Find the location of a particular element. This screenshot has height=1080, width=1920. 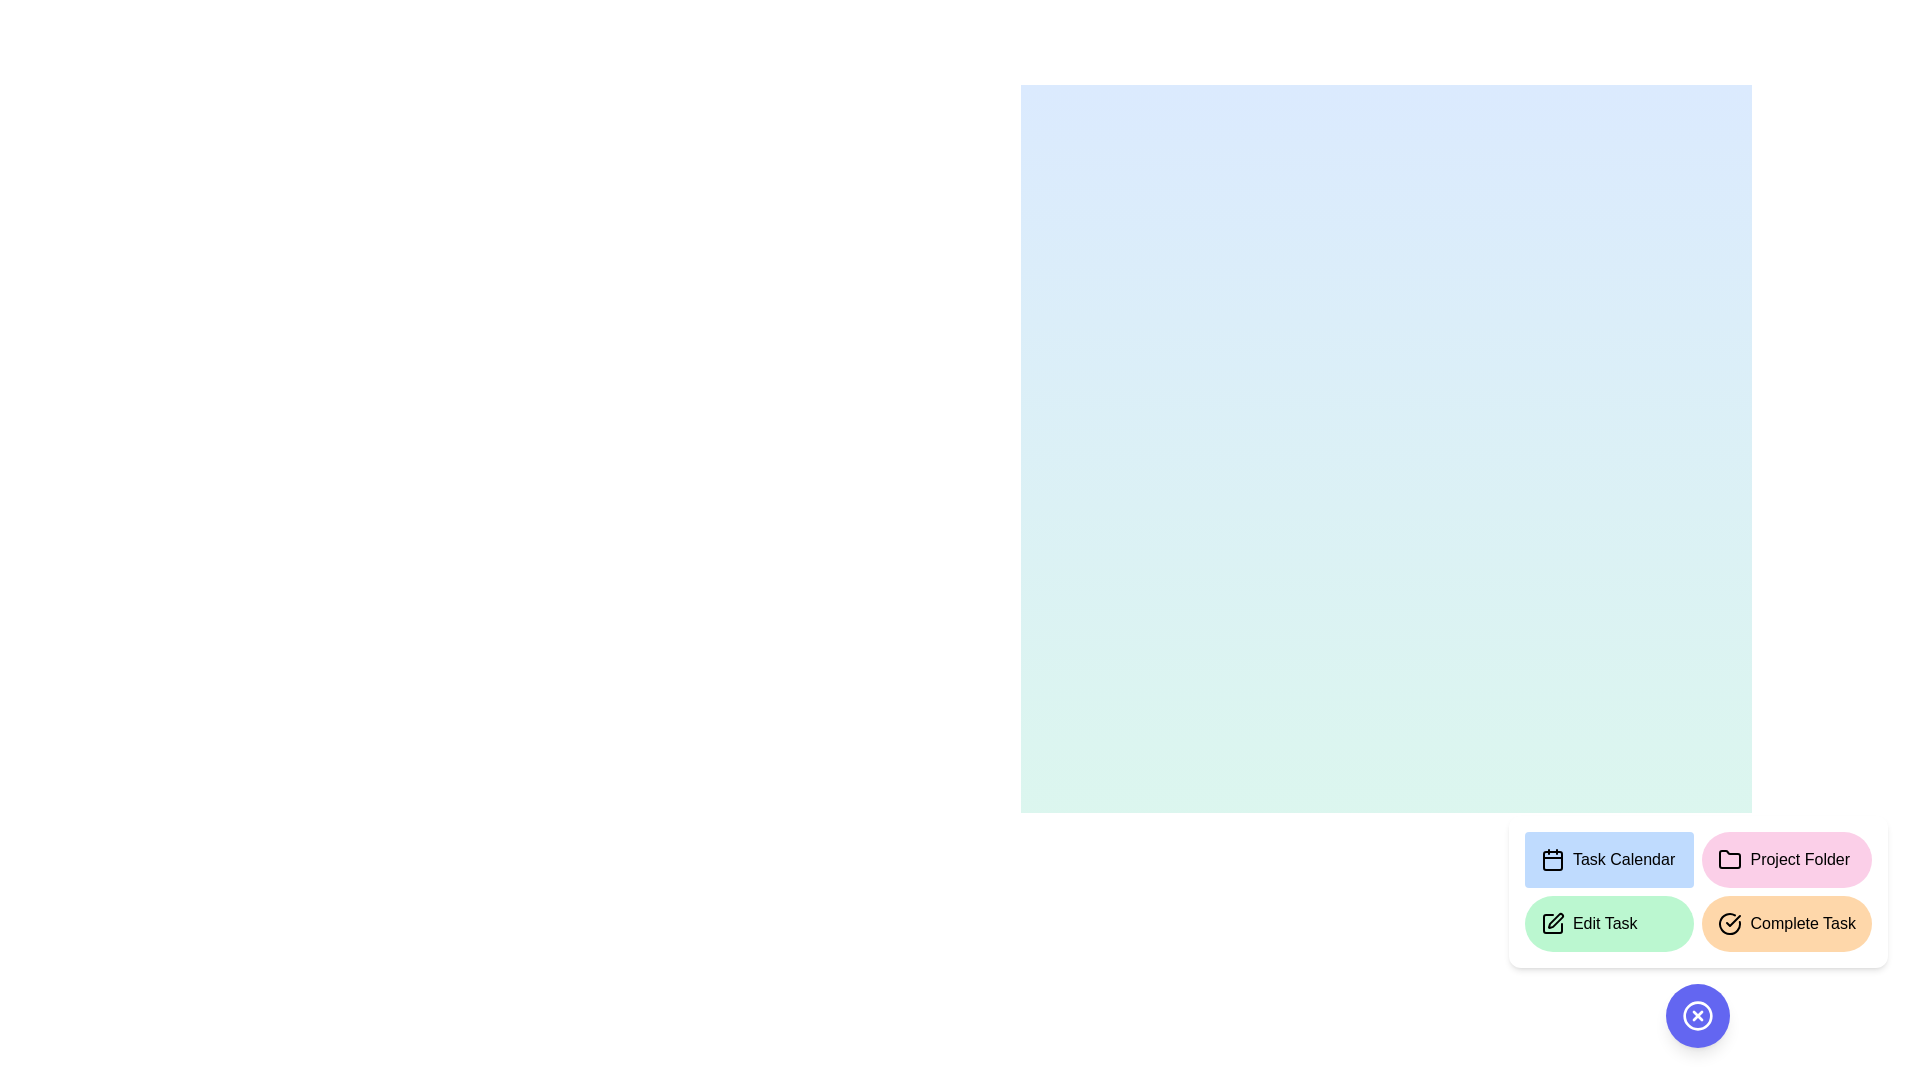

the folder icon with a black outline on a pink background, located within the 'Project Folder' button on the right side of the second button in a row of four buttons is located at coordinates (1729, 859).